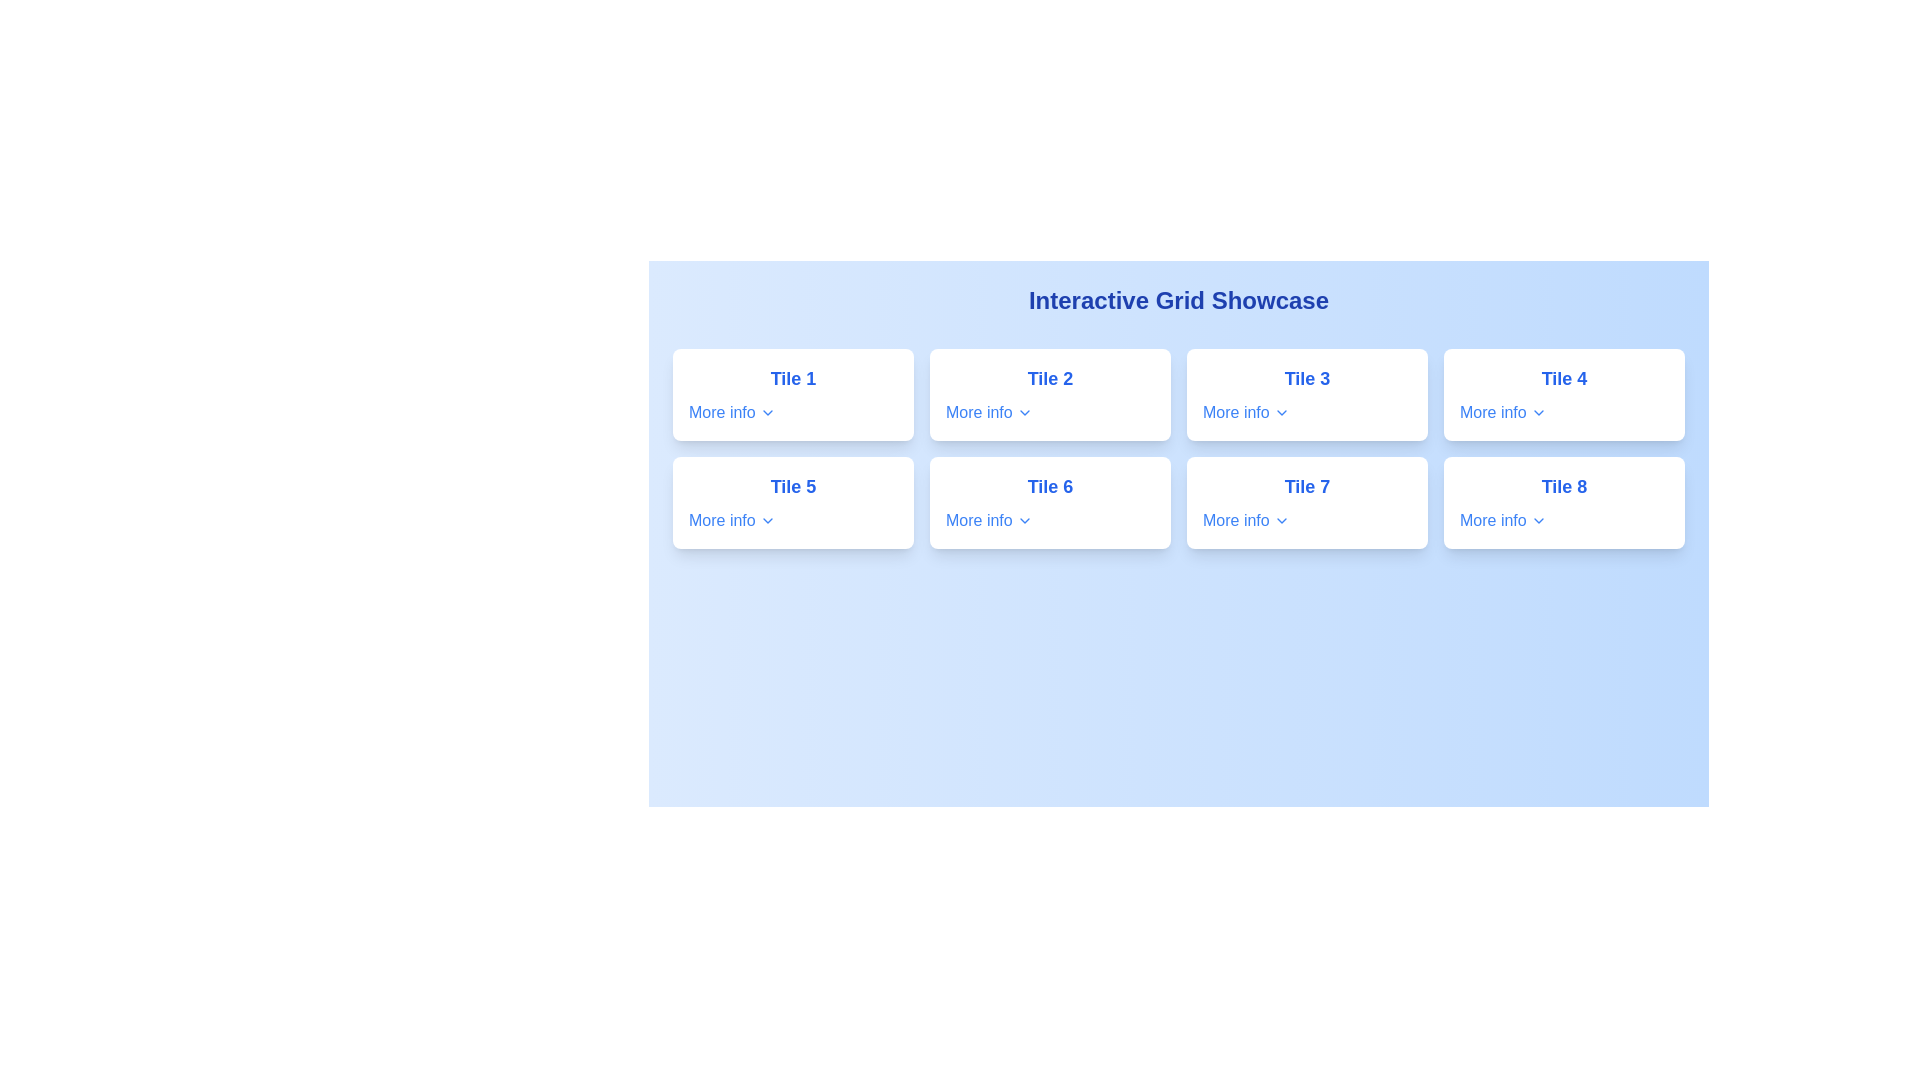 The image size is (1920, 1080). What do you see at coordinates (1563, 486) in the screenshot?
I see `the text label styled with a blue, bold font reading 'Tile 8', located in the last tile of the bottom-right corner of the 'Interactive Grid Showcase', positioned above the 'More info' label and chevron icon` at bounding box center [1563, 486].